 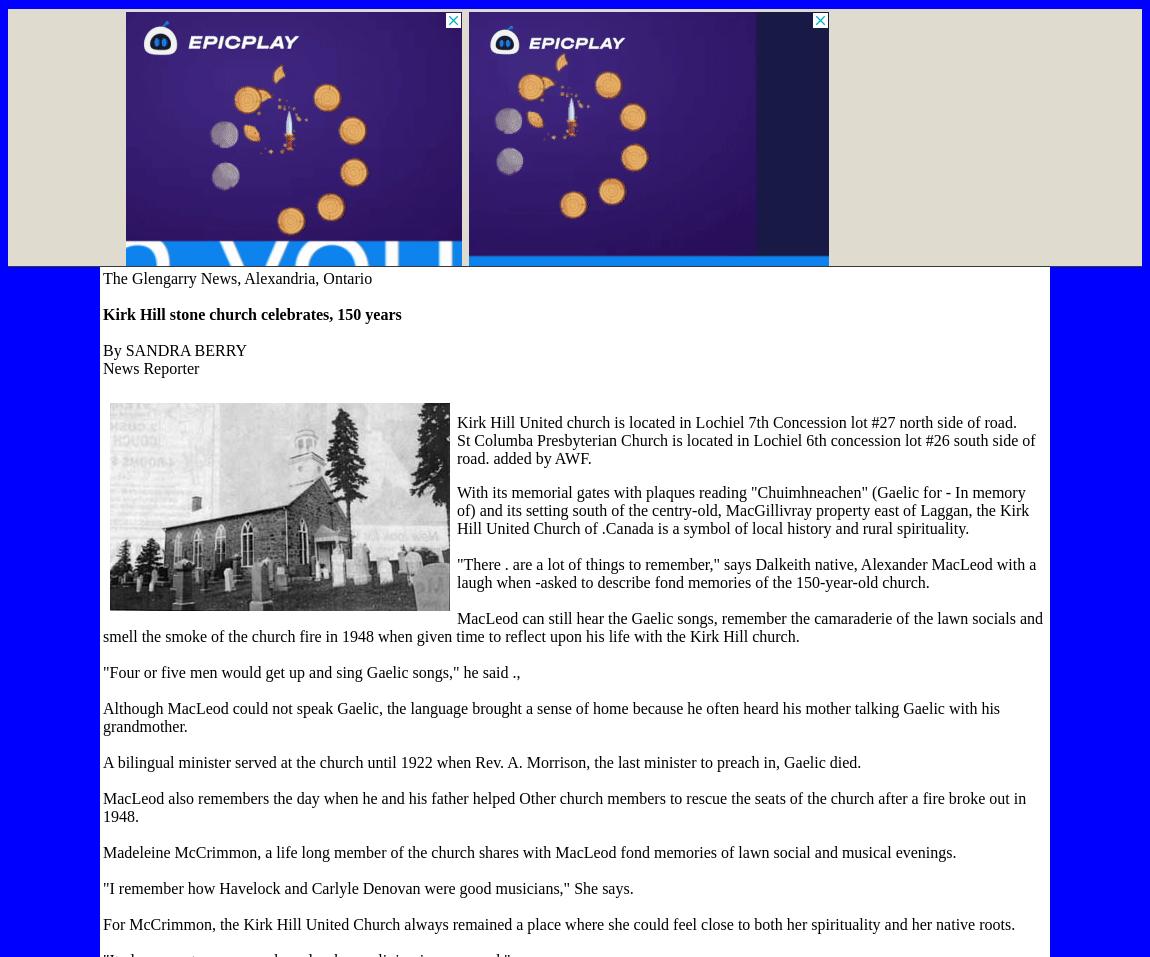 I want to click on 'St Columba Presbyterian Church is located in Lochiel 6th concession lot #26 south side of road.  added by AWF.', so click(x=745, y=448).